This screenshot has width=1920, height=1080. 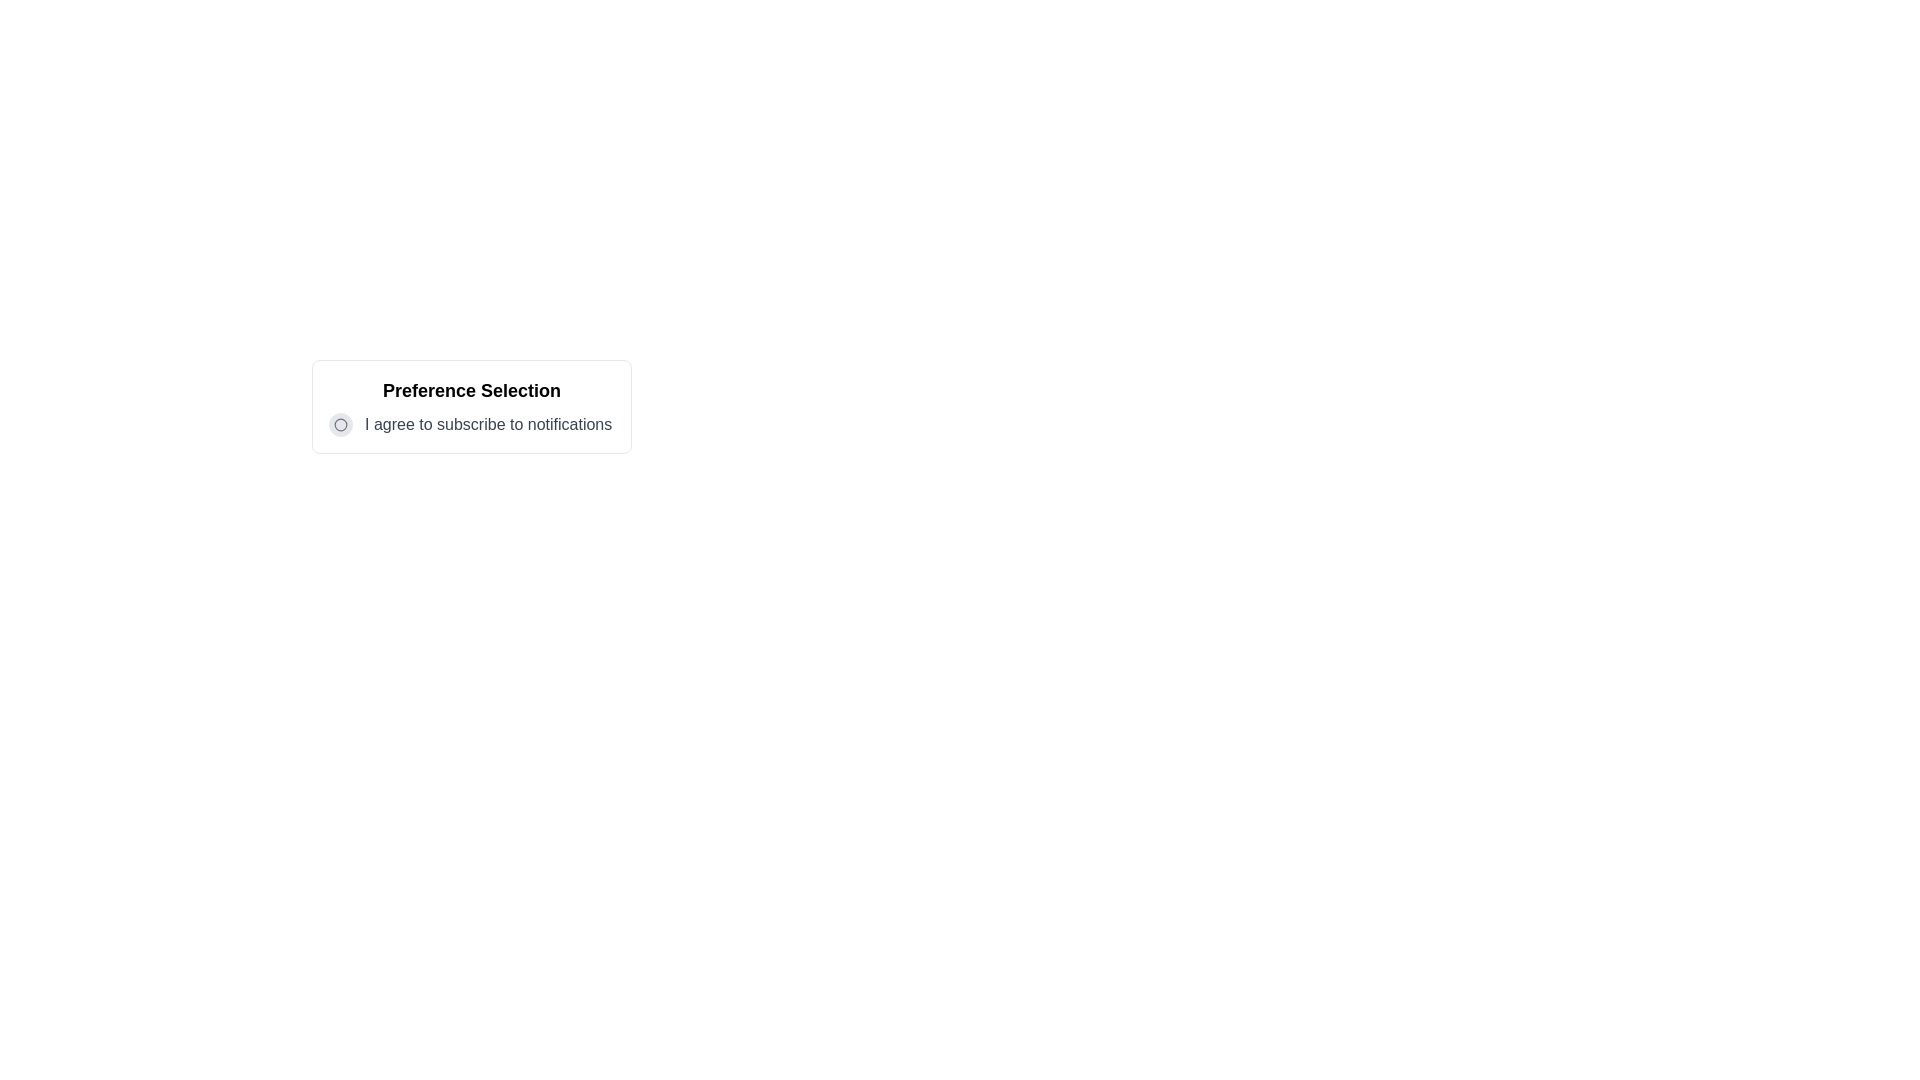 What do you see at coordinates (340, 423) in the screenshot?
I see `the circular checkbox located next to the text 'I agree to subscribe to notifications' within the 'Preference Selection' box` at bounding box center [340, 423].